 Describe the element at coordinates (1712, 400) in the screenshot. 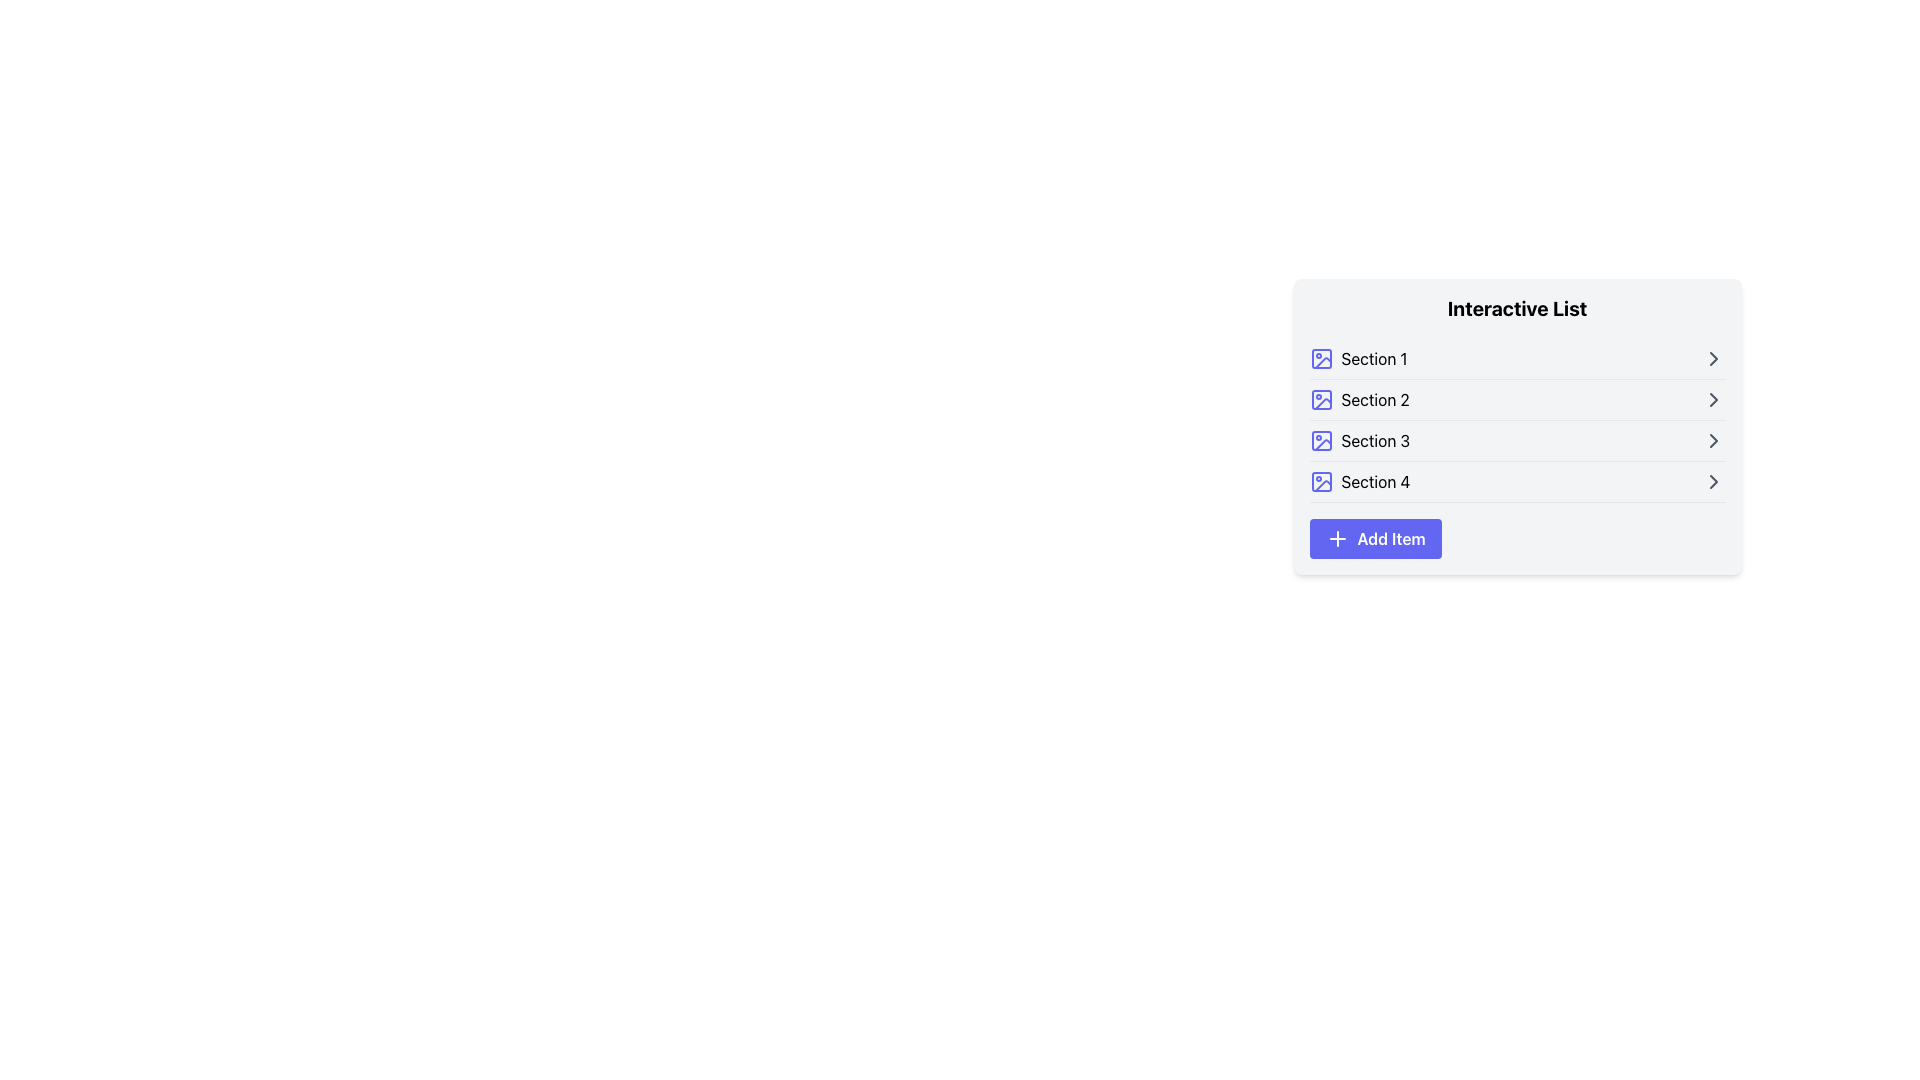

I see `the chevron button located at the rightmost position of the 'Section 2' row` at that location.